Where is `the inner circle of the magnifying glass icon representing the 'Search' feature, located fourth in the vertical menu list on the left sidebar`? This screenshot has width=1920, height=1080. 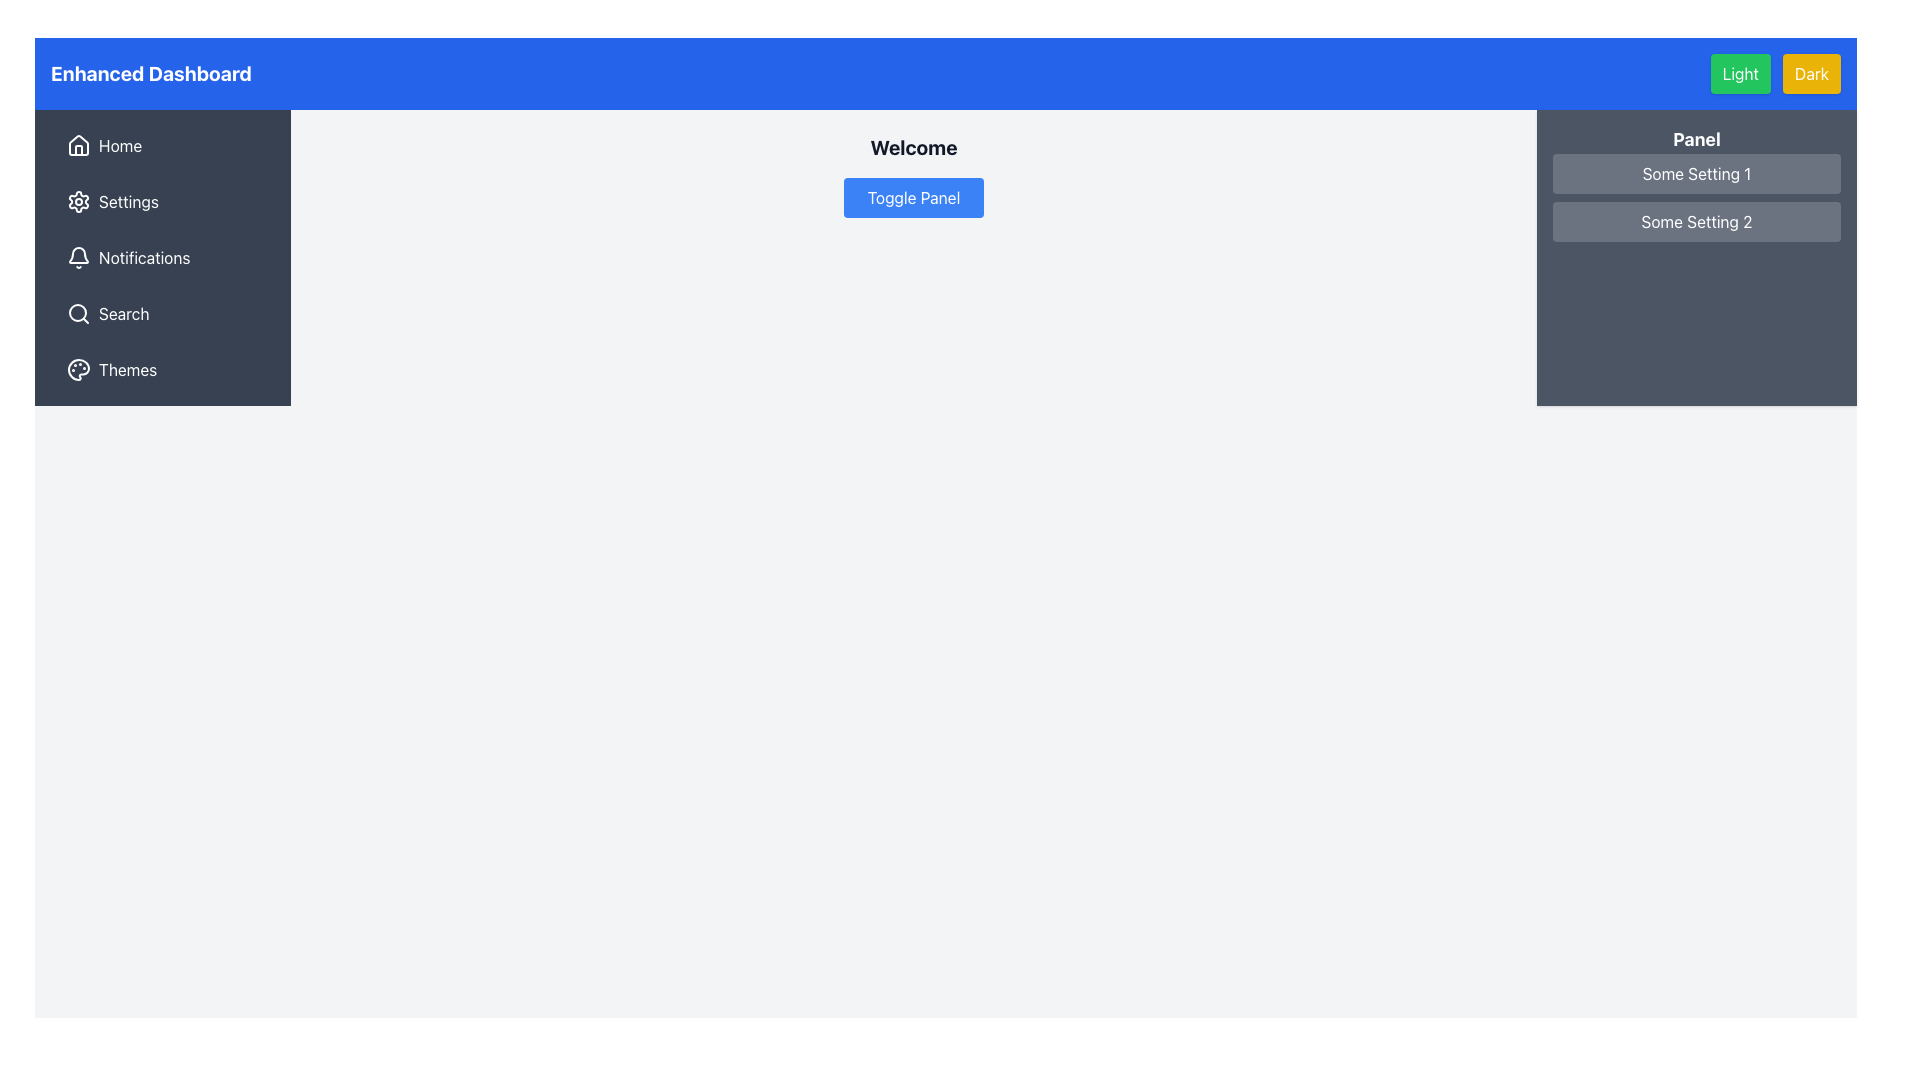 the inner circle of the magnifying glass icon representing the 'Search' feature, located fourth in the vertical menu list on the left sidebar is located at coordinates (77, 312).